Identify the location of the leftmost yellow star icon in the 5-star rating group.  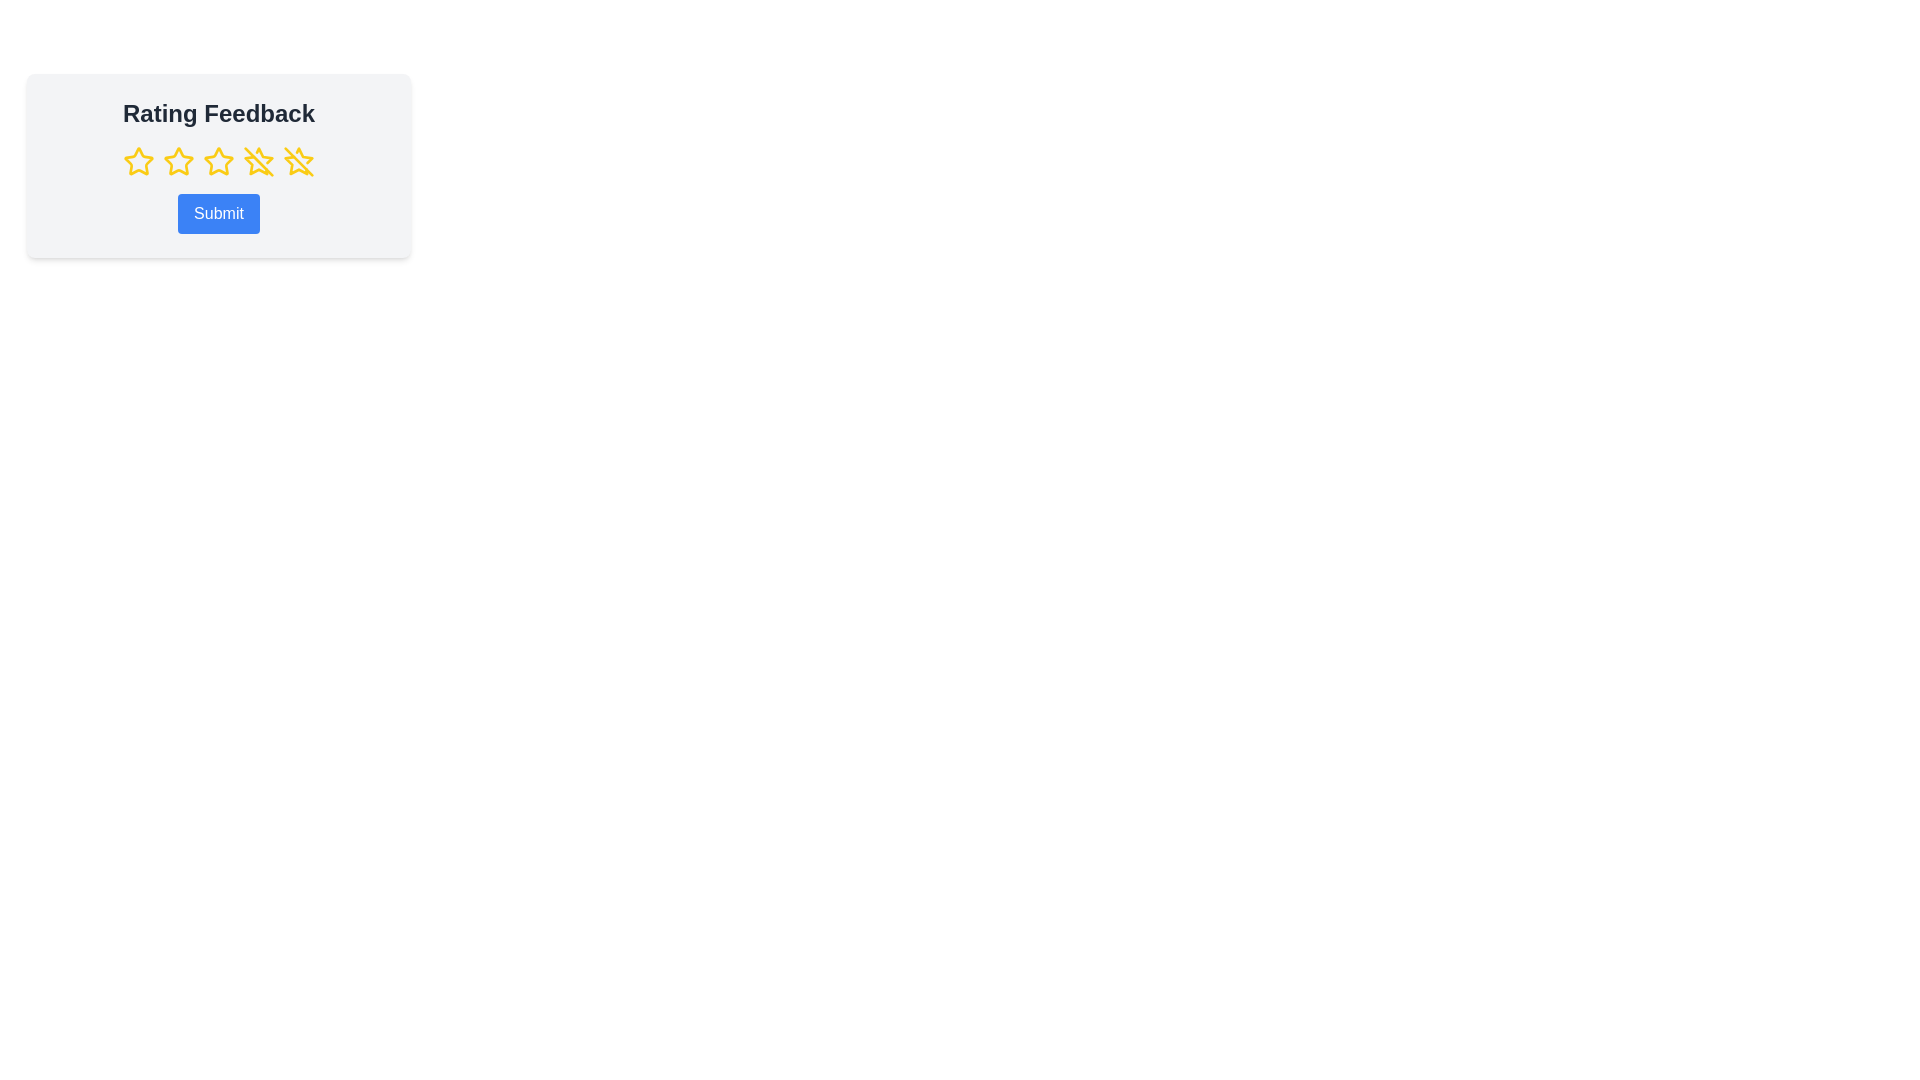
(138, 161).